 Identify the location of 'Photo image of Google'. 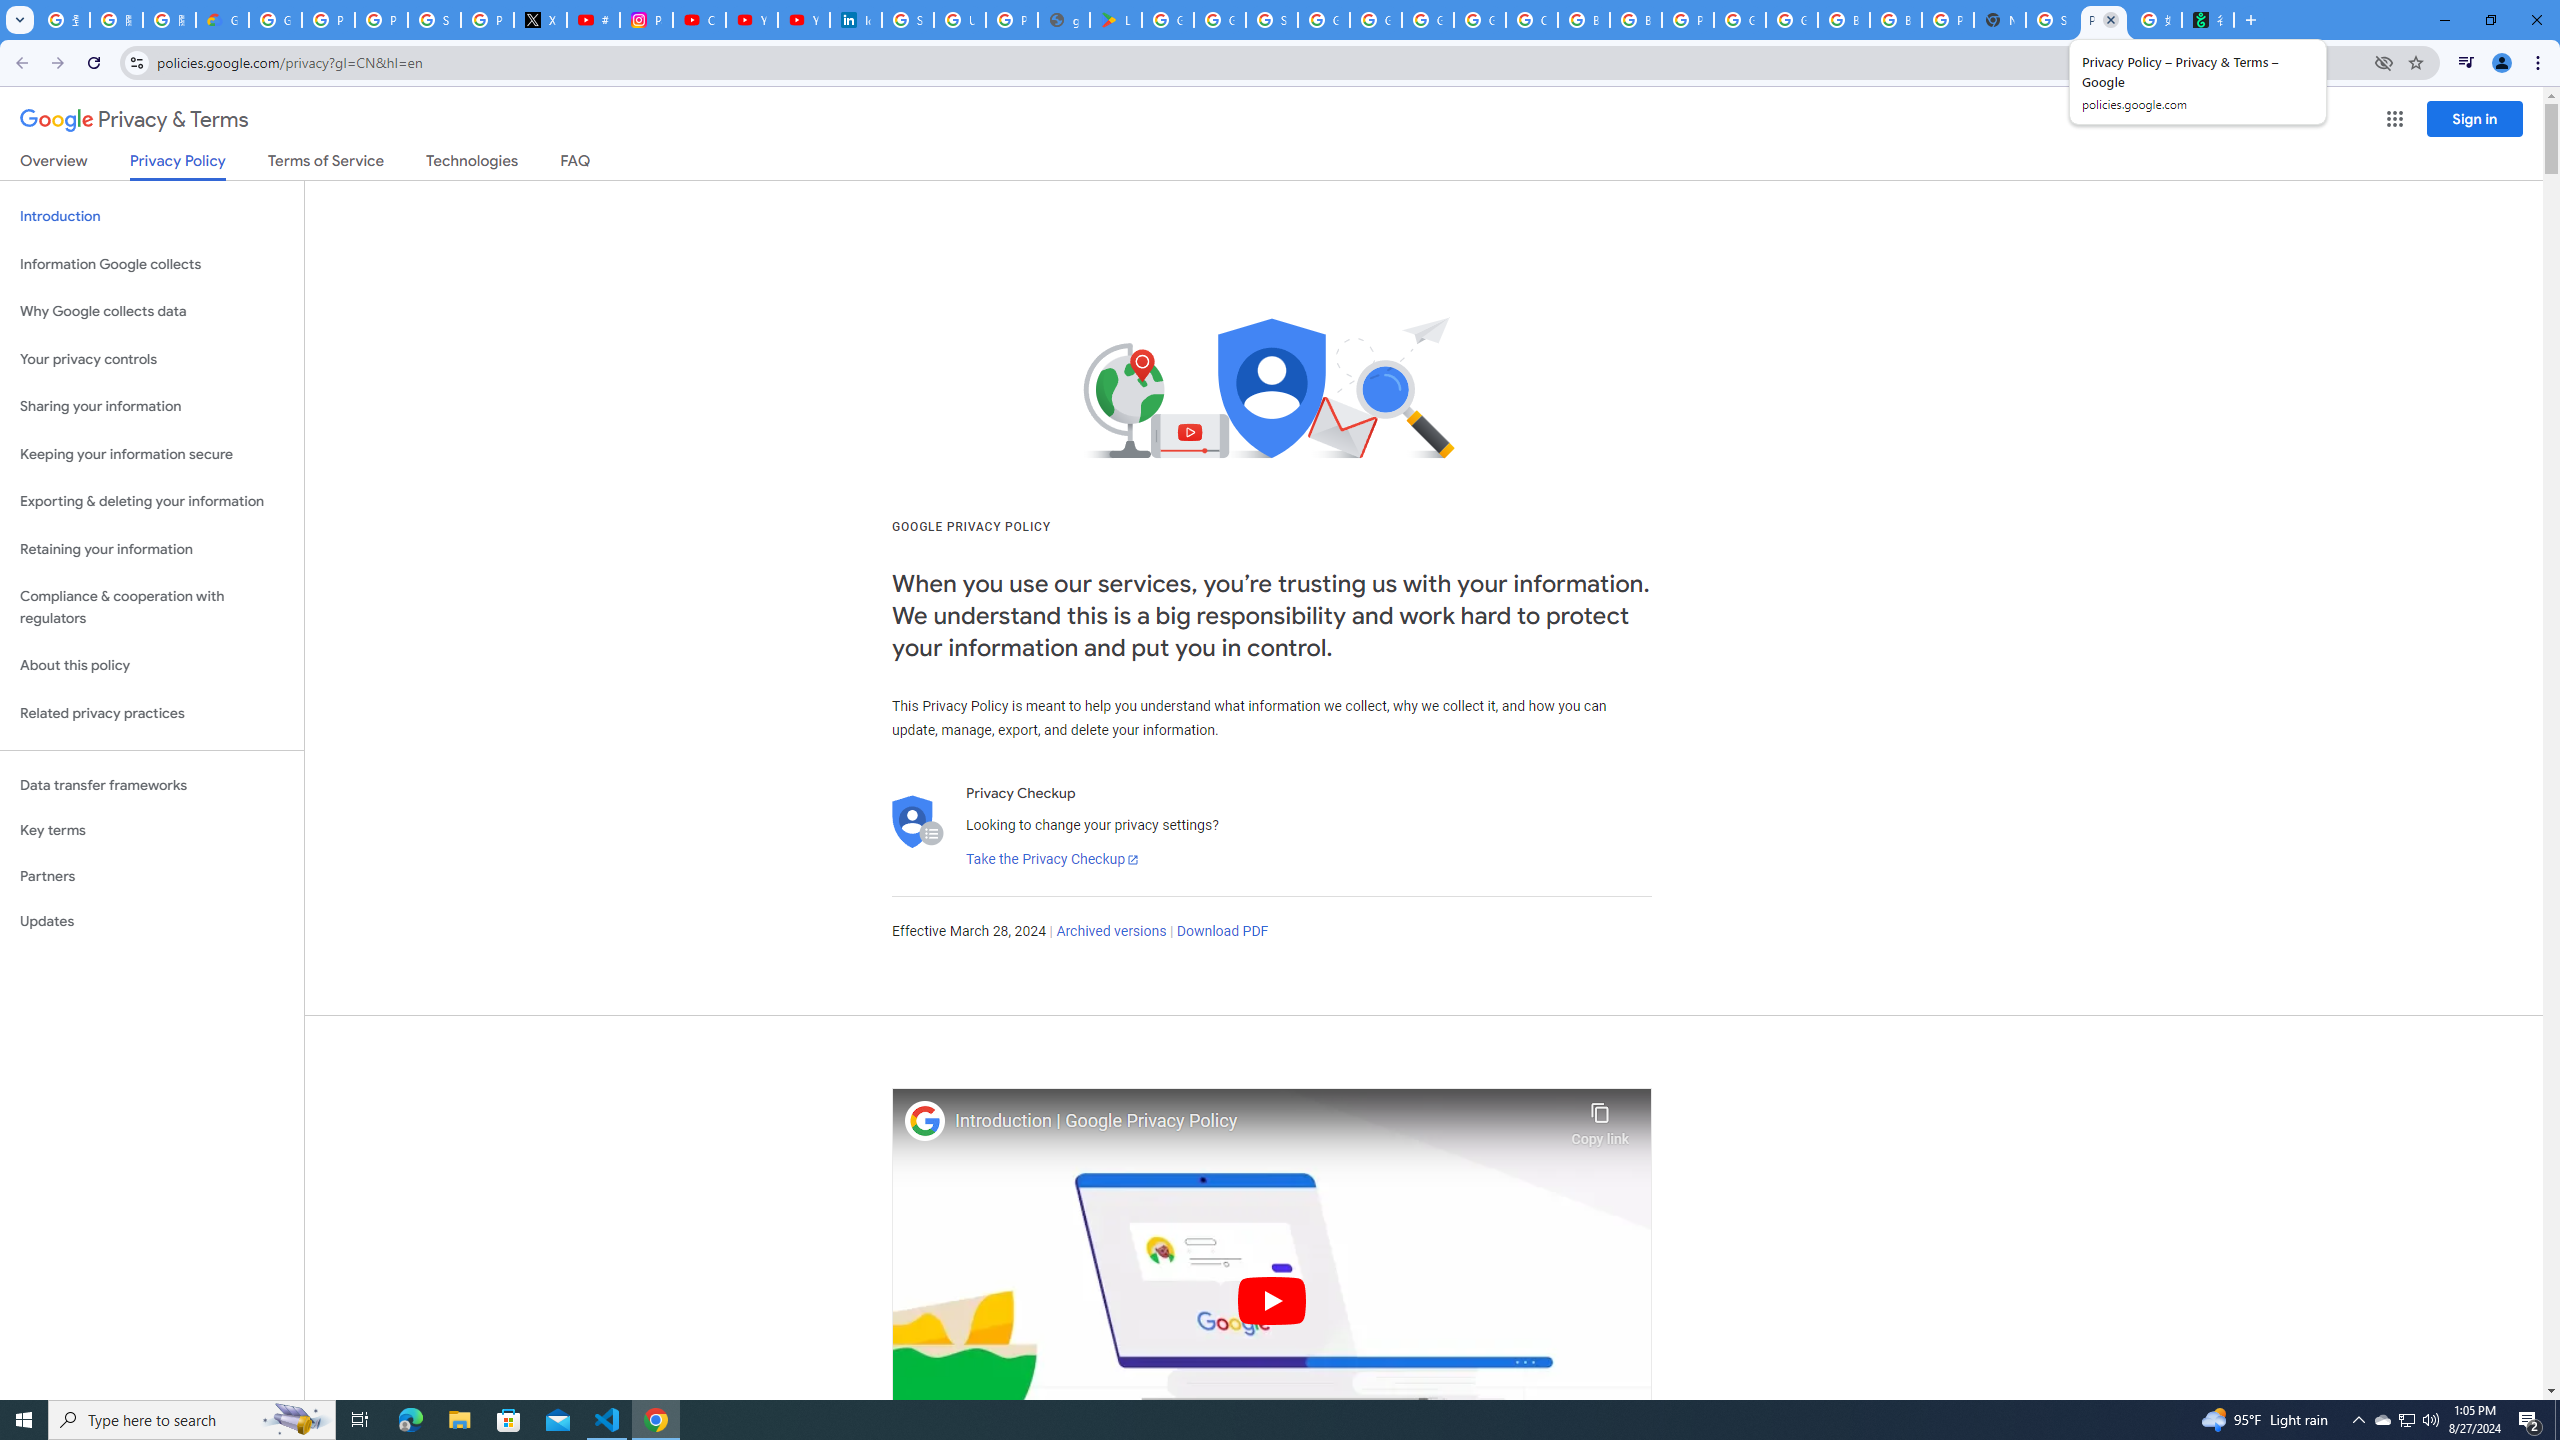
(925, 1119).